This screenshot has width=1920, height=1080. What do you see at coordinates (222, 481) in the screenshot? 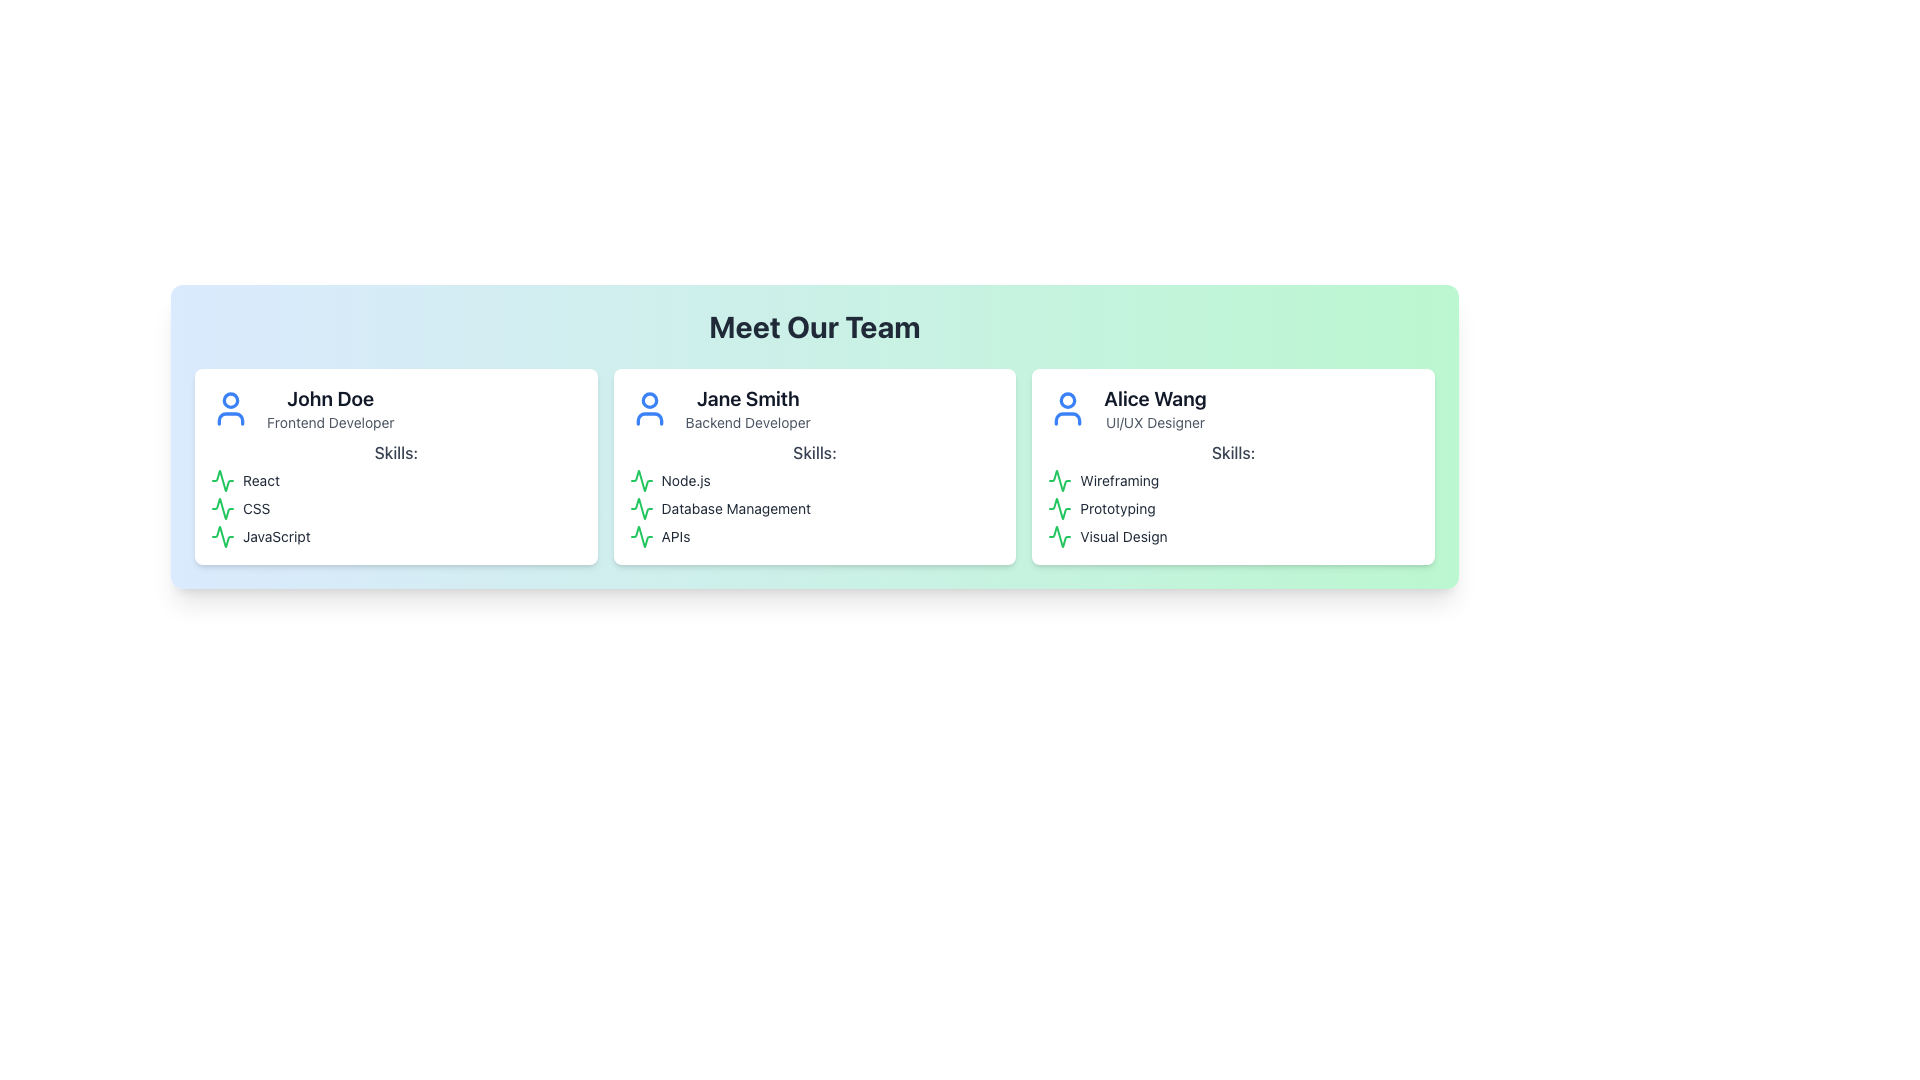
I see `the green waveform icon representing a skill in the leftmost card labeled 'John Doe' and 'Frontend Developer'` at bounding box center [222, 481].